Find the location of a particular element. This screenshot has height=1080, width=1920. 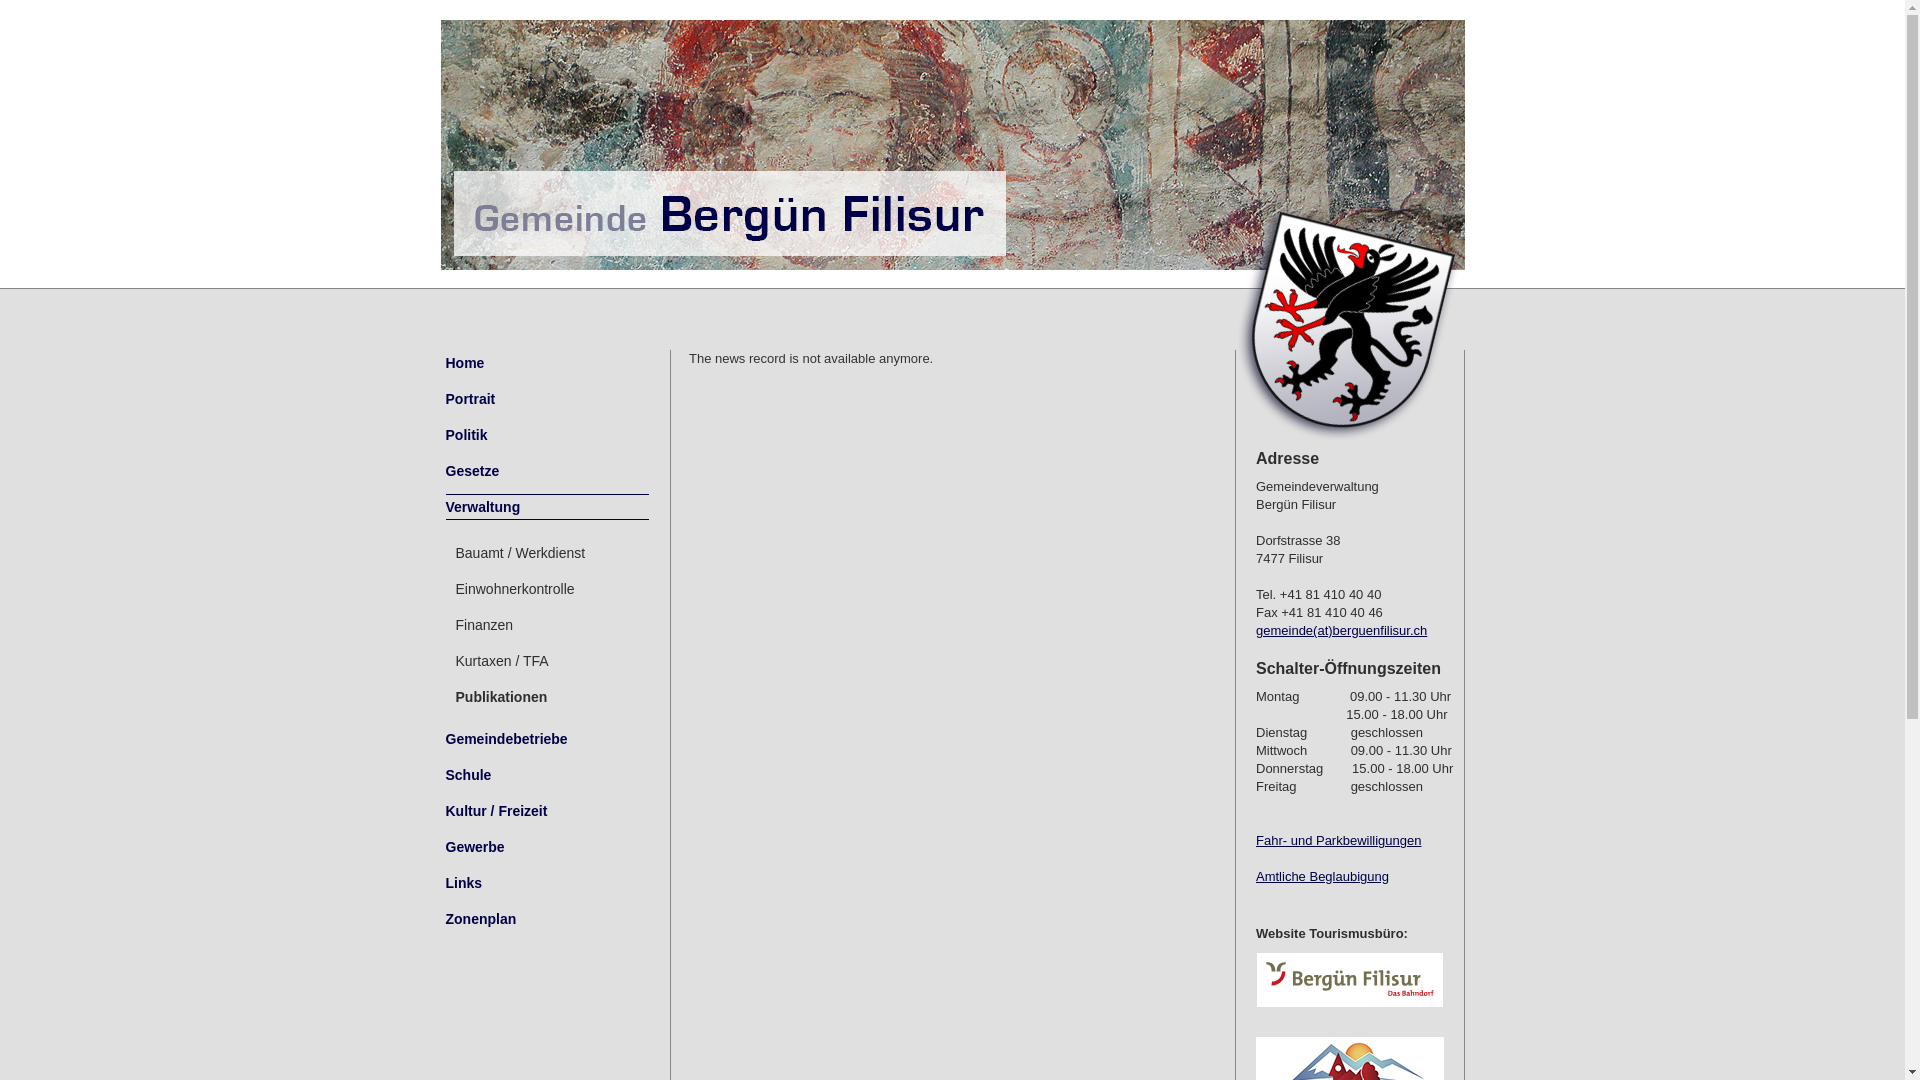

'Gesetze' is located at coordinates (547, 470).